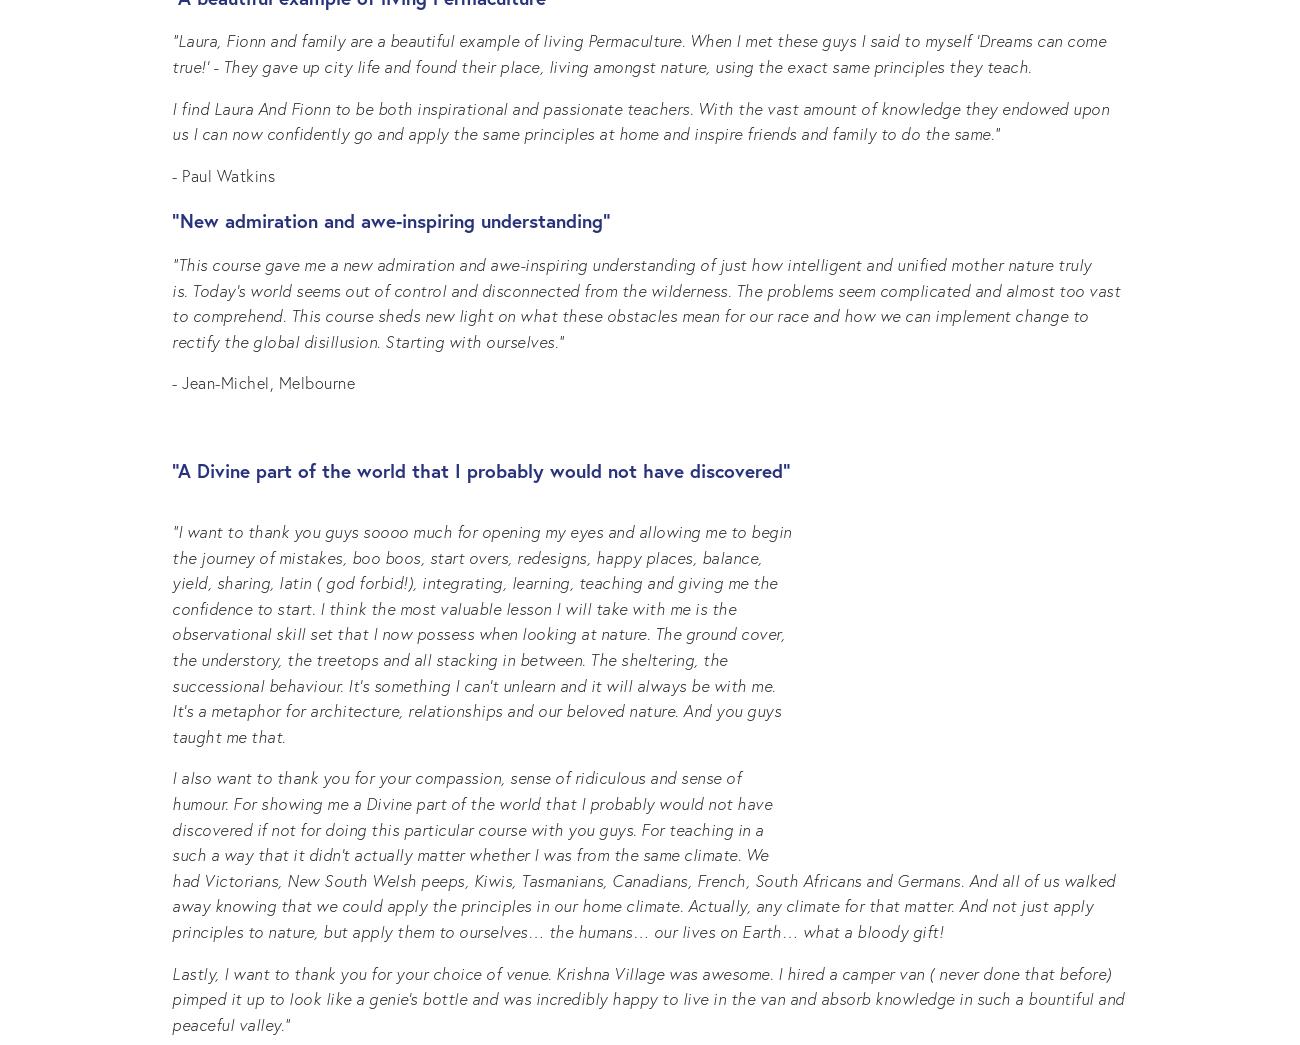 Image resolution: width=1300 pixels, height=1045 pixels. Describe the element at coordinates (482, 632) in the screenshot. I see `'“I want to thank you guys soooo much for opening my eyes and allowing me to begin the journey of mistakes, boo boos, start overs, redesigns, happy places, balance, yield, sharing, latin ( god forbid!), integrating, learning, teaching and giving me the confidence to start. I think the most valuable lesson I will take with me is the observational skill set that I now possess when looking at nature. The ground cover, the understory, the treetops and all stacking in between. The sheltering, the successional behaviour. It’s something I can’t unlearn and it will always be with me. It’s a metaphor for architecture, relationships and our beloved nature. And you guys taught me that.'` at that location.